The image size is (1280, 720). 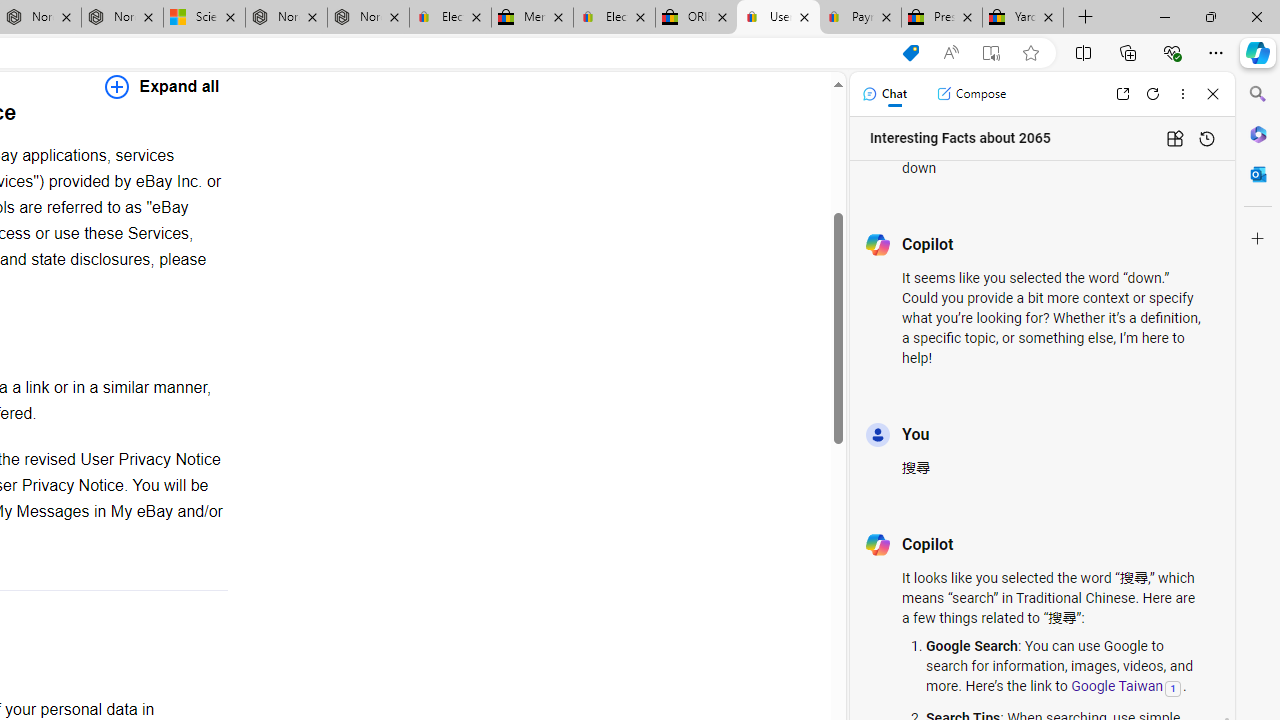 I want to click on 'Payments Terms of Use | eBay.com', so click(x=860, y=17).